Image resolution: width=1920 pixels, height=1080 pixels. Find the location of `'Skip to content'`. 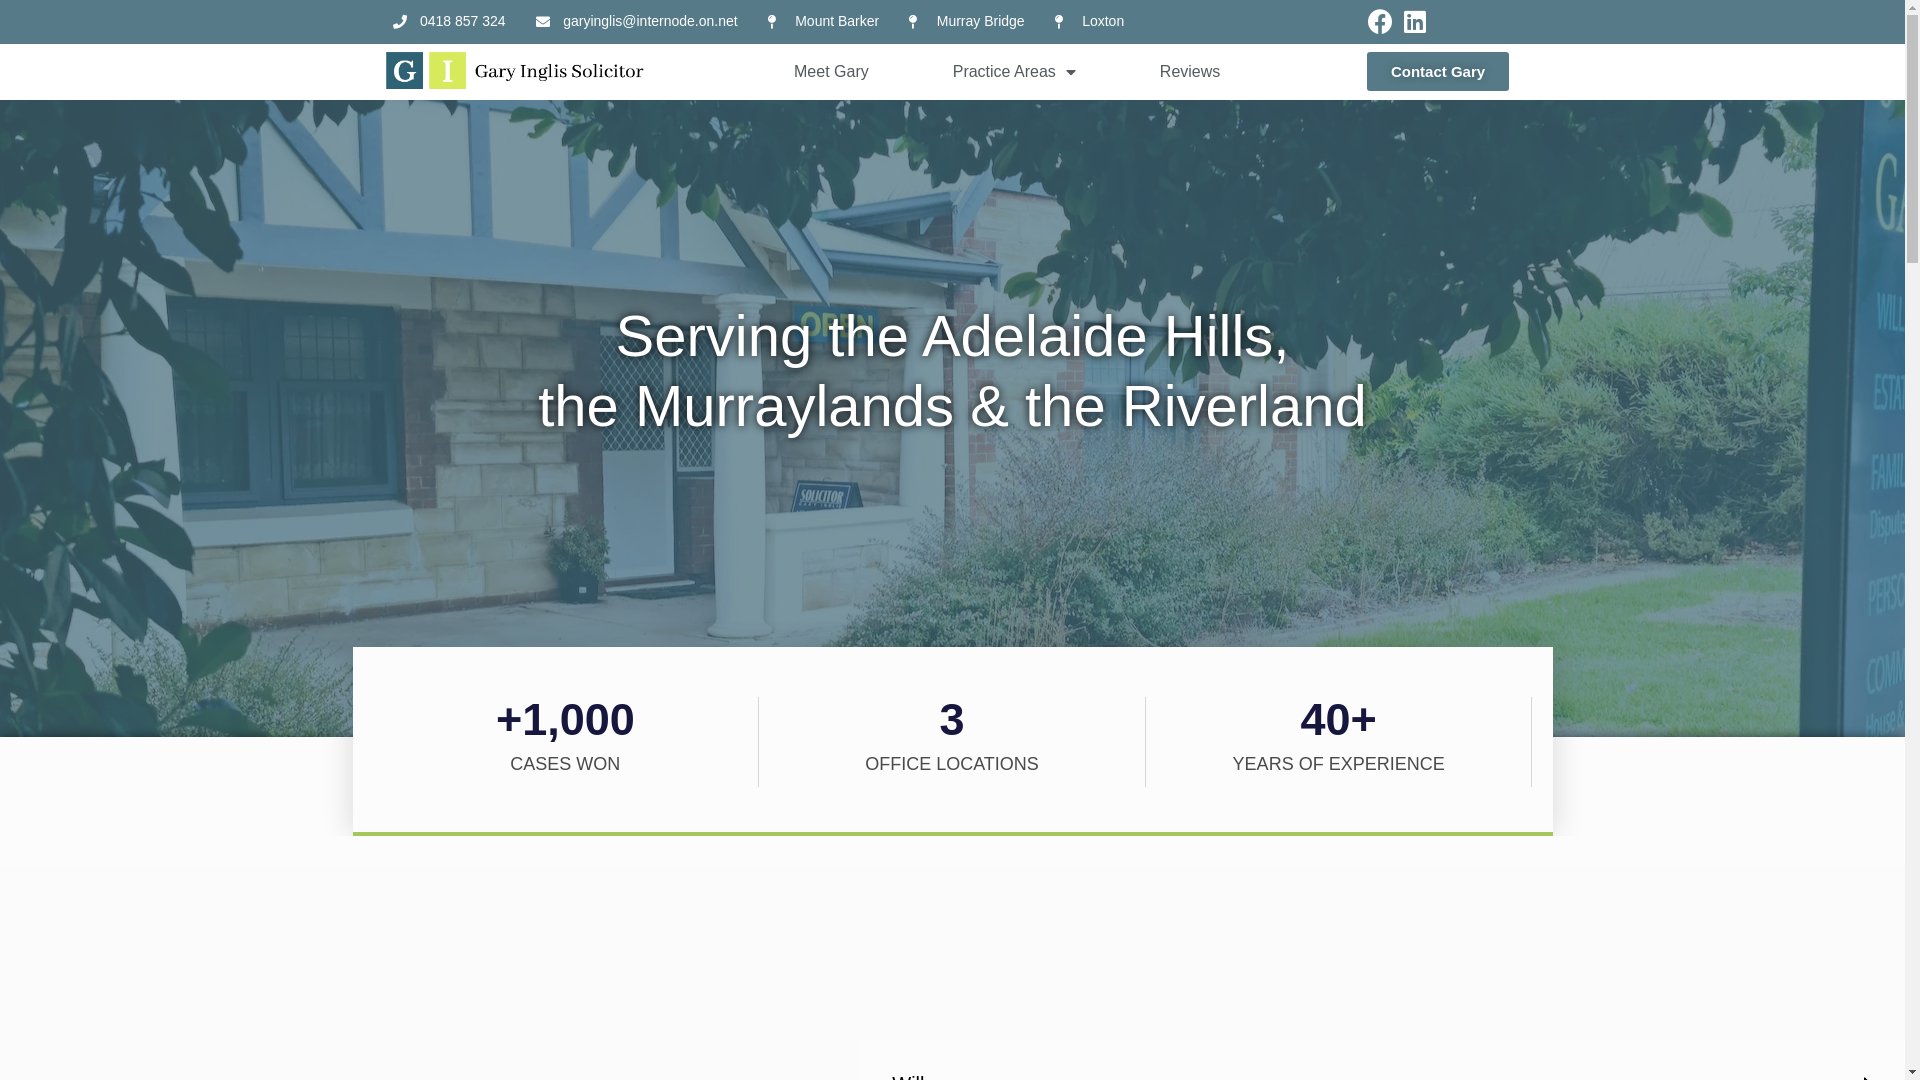

'Skip to content' is located at coordinates (19, 10).